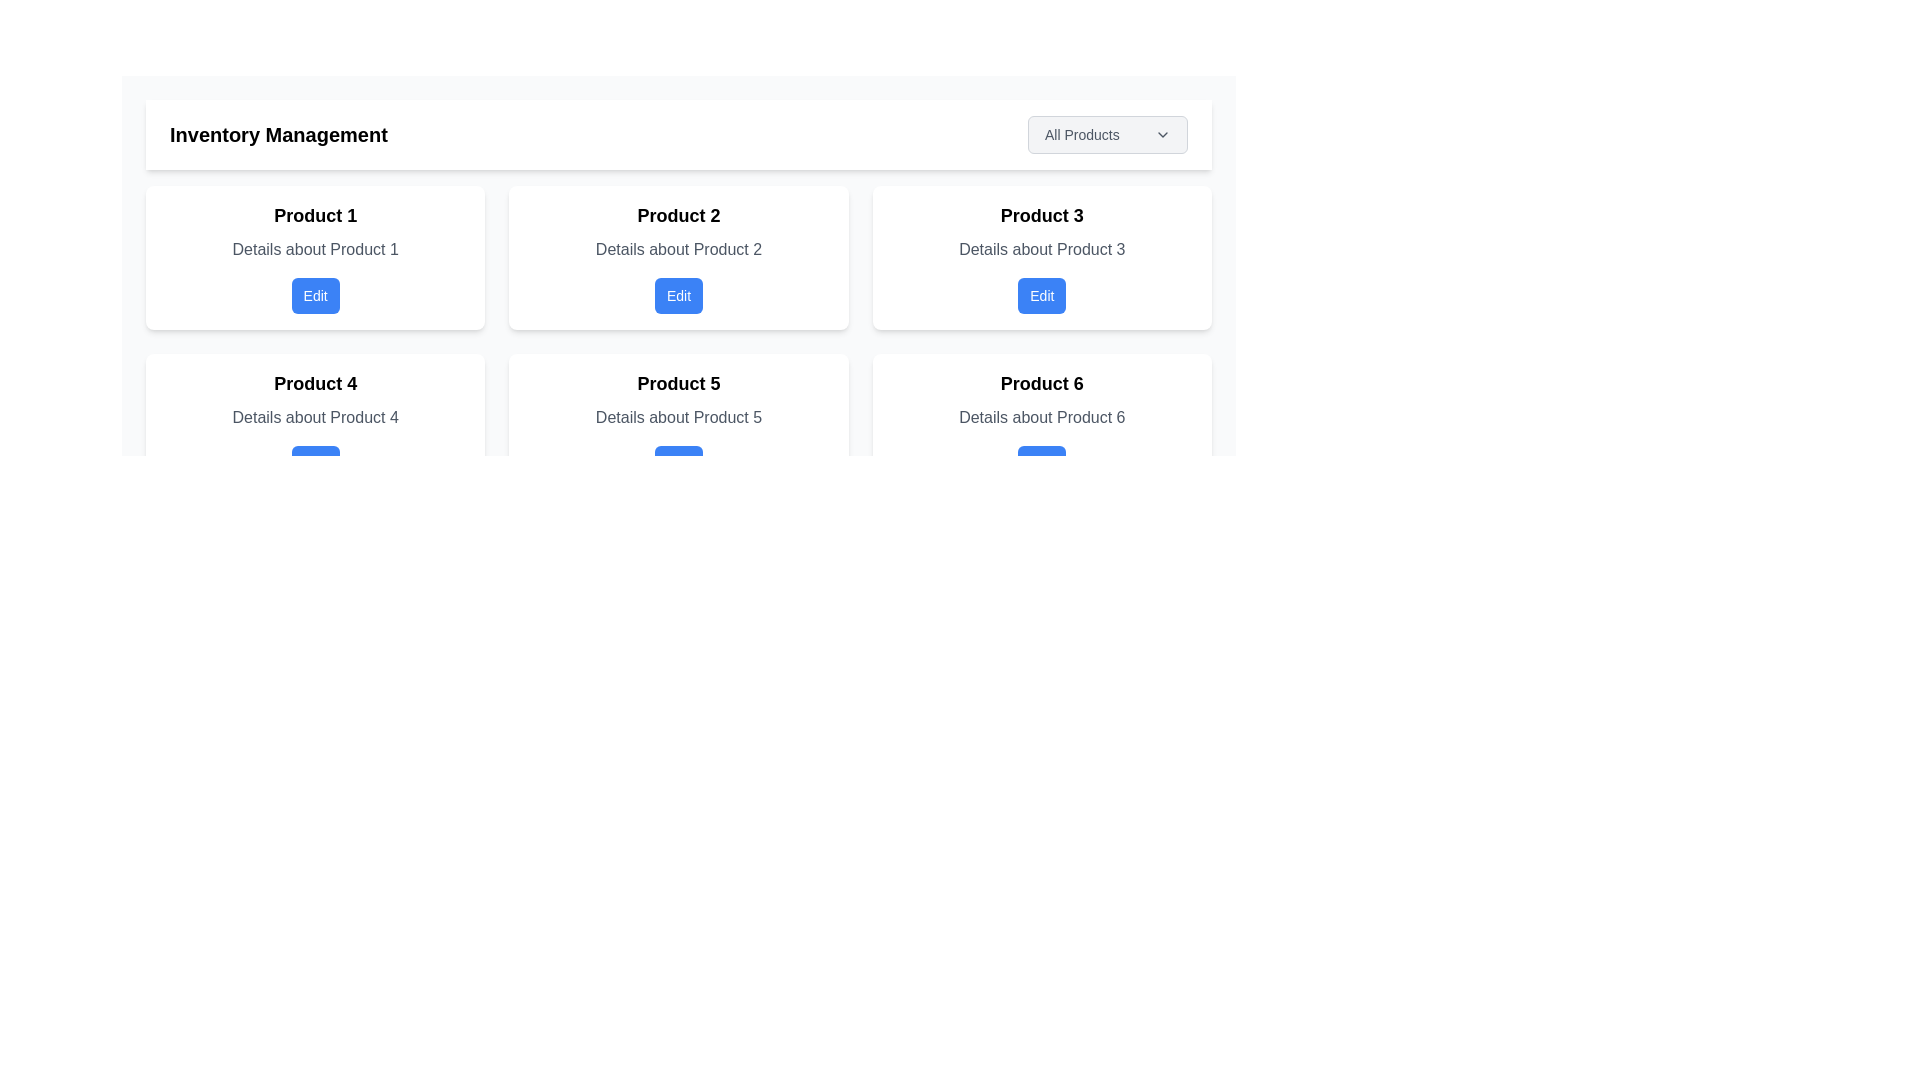 The width and height of the screenshot is (1920, 1080). Describe the element at coordinates (1041, 463) in the screenshot. I see `the 'Edit' button with a blue background and white text located at the bottom of the 'Product 6' card` at that location.